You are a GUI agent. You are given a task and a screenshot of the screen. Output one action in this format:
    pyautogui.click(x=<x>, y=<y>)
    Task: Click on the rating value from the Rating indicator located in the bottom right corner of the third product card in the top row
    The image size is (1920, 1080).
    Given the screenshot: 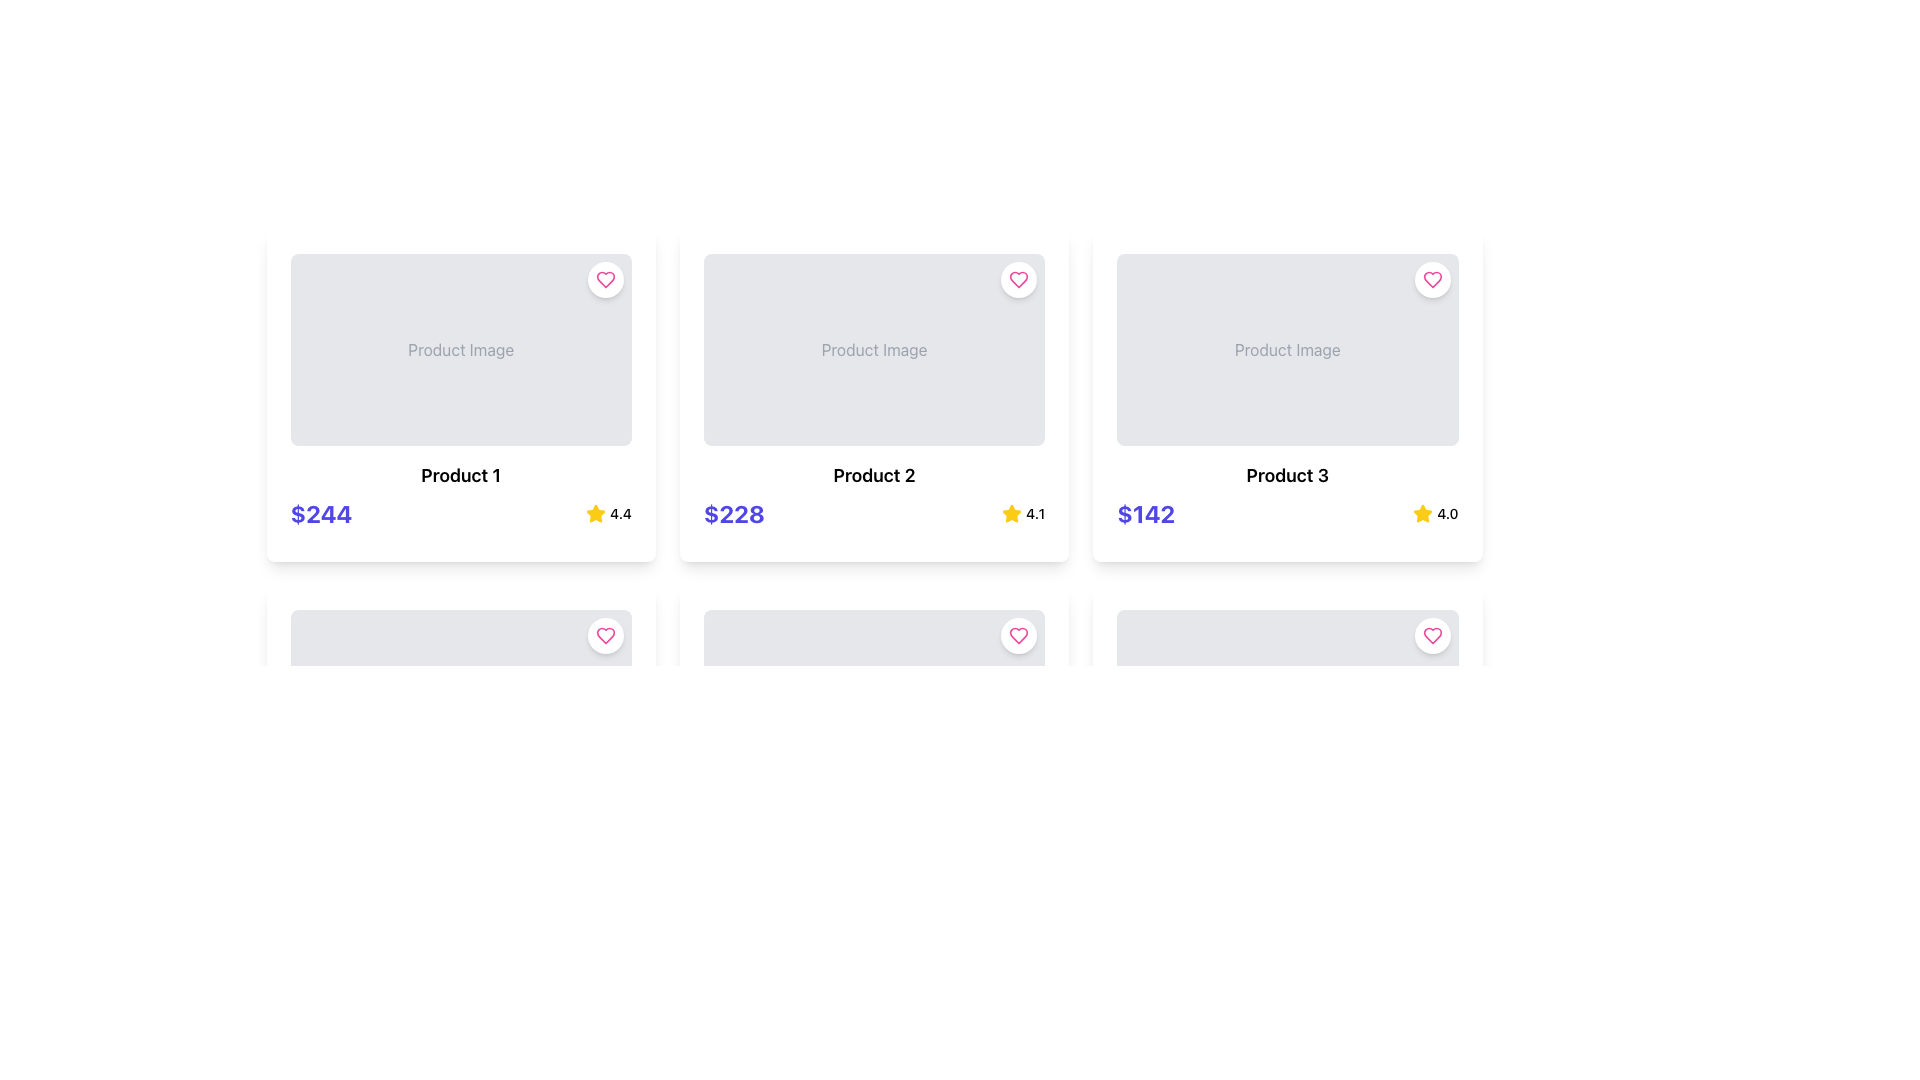 What is the action you would take?
    pyautogui.click(x=1434, y=512)
    